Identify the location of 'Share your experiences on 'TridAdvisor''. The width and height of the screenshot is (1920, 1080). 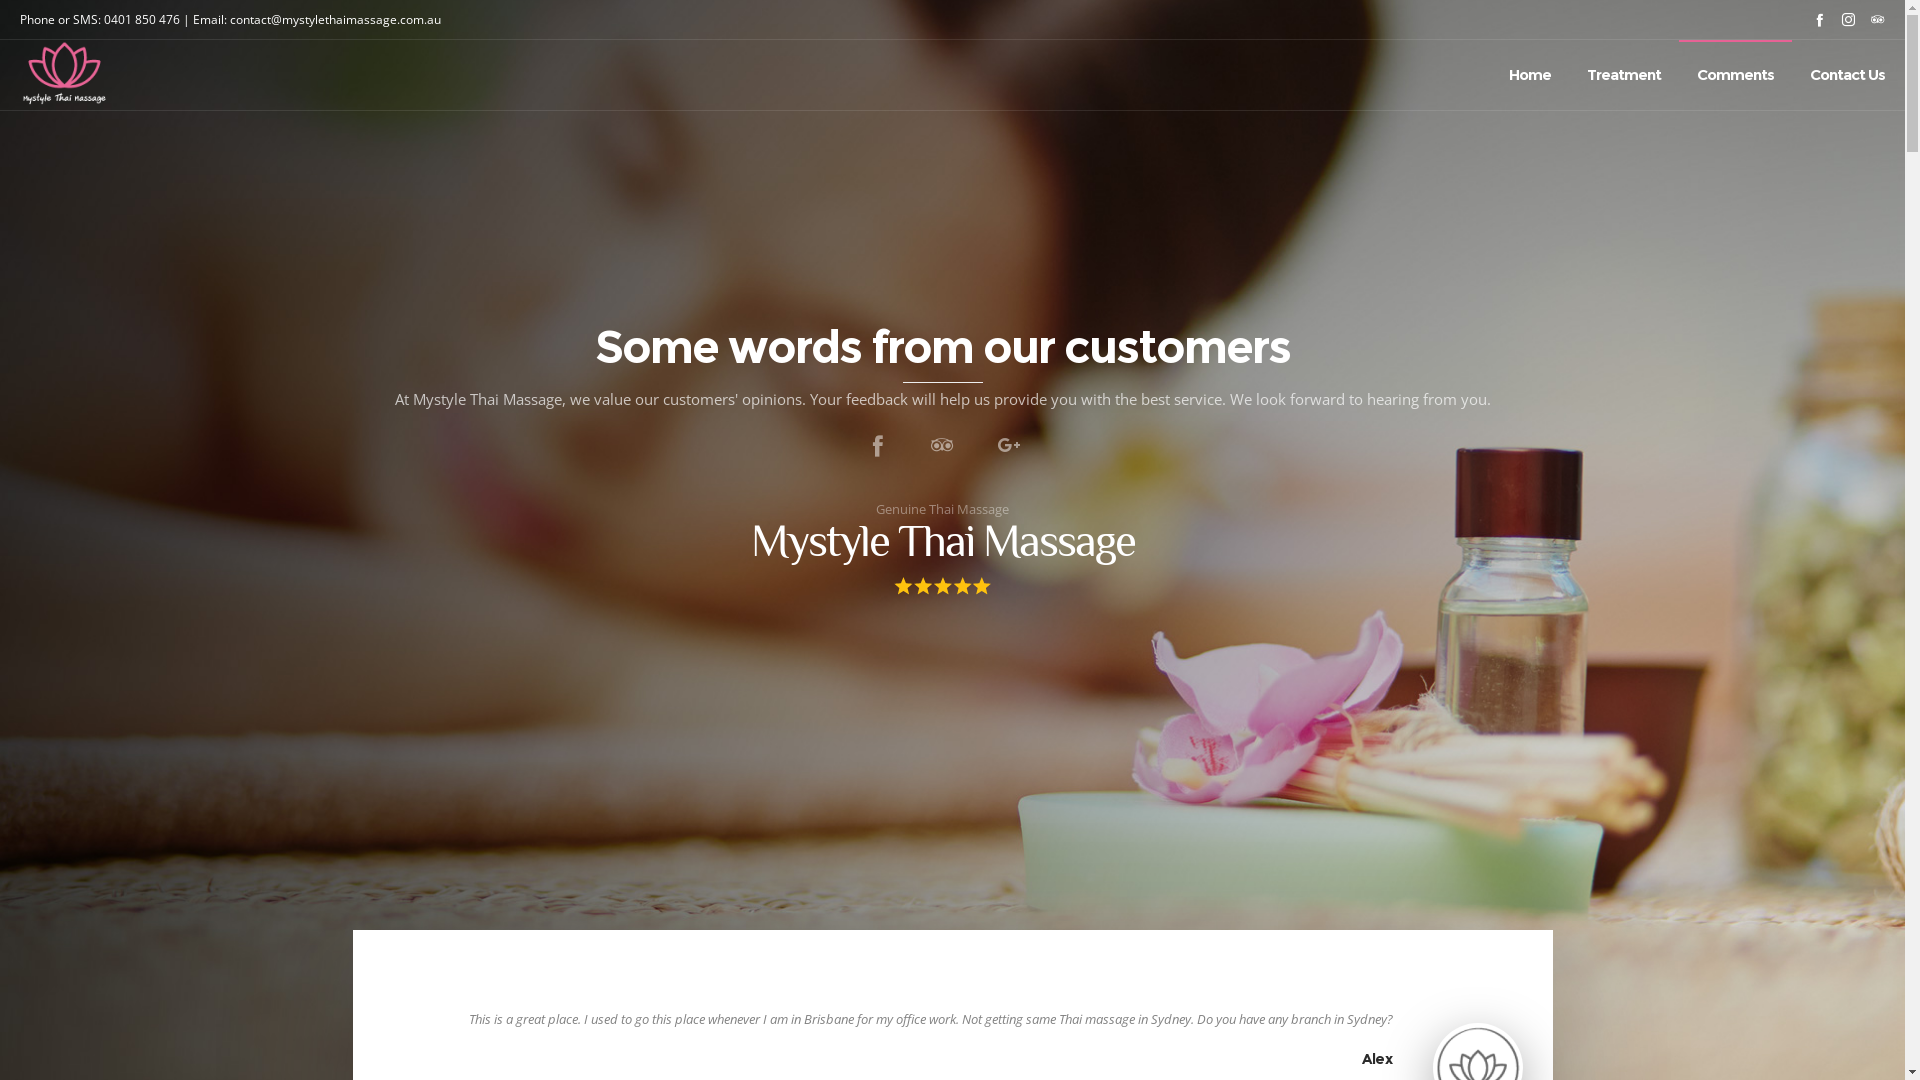
(941, 445).